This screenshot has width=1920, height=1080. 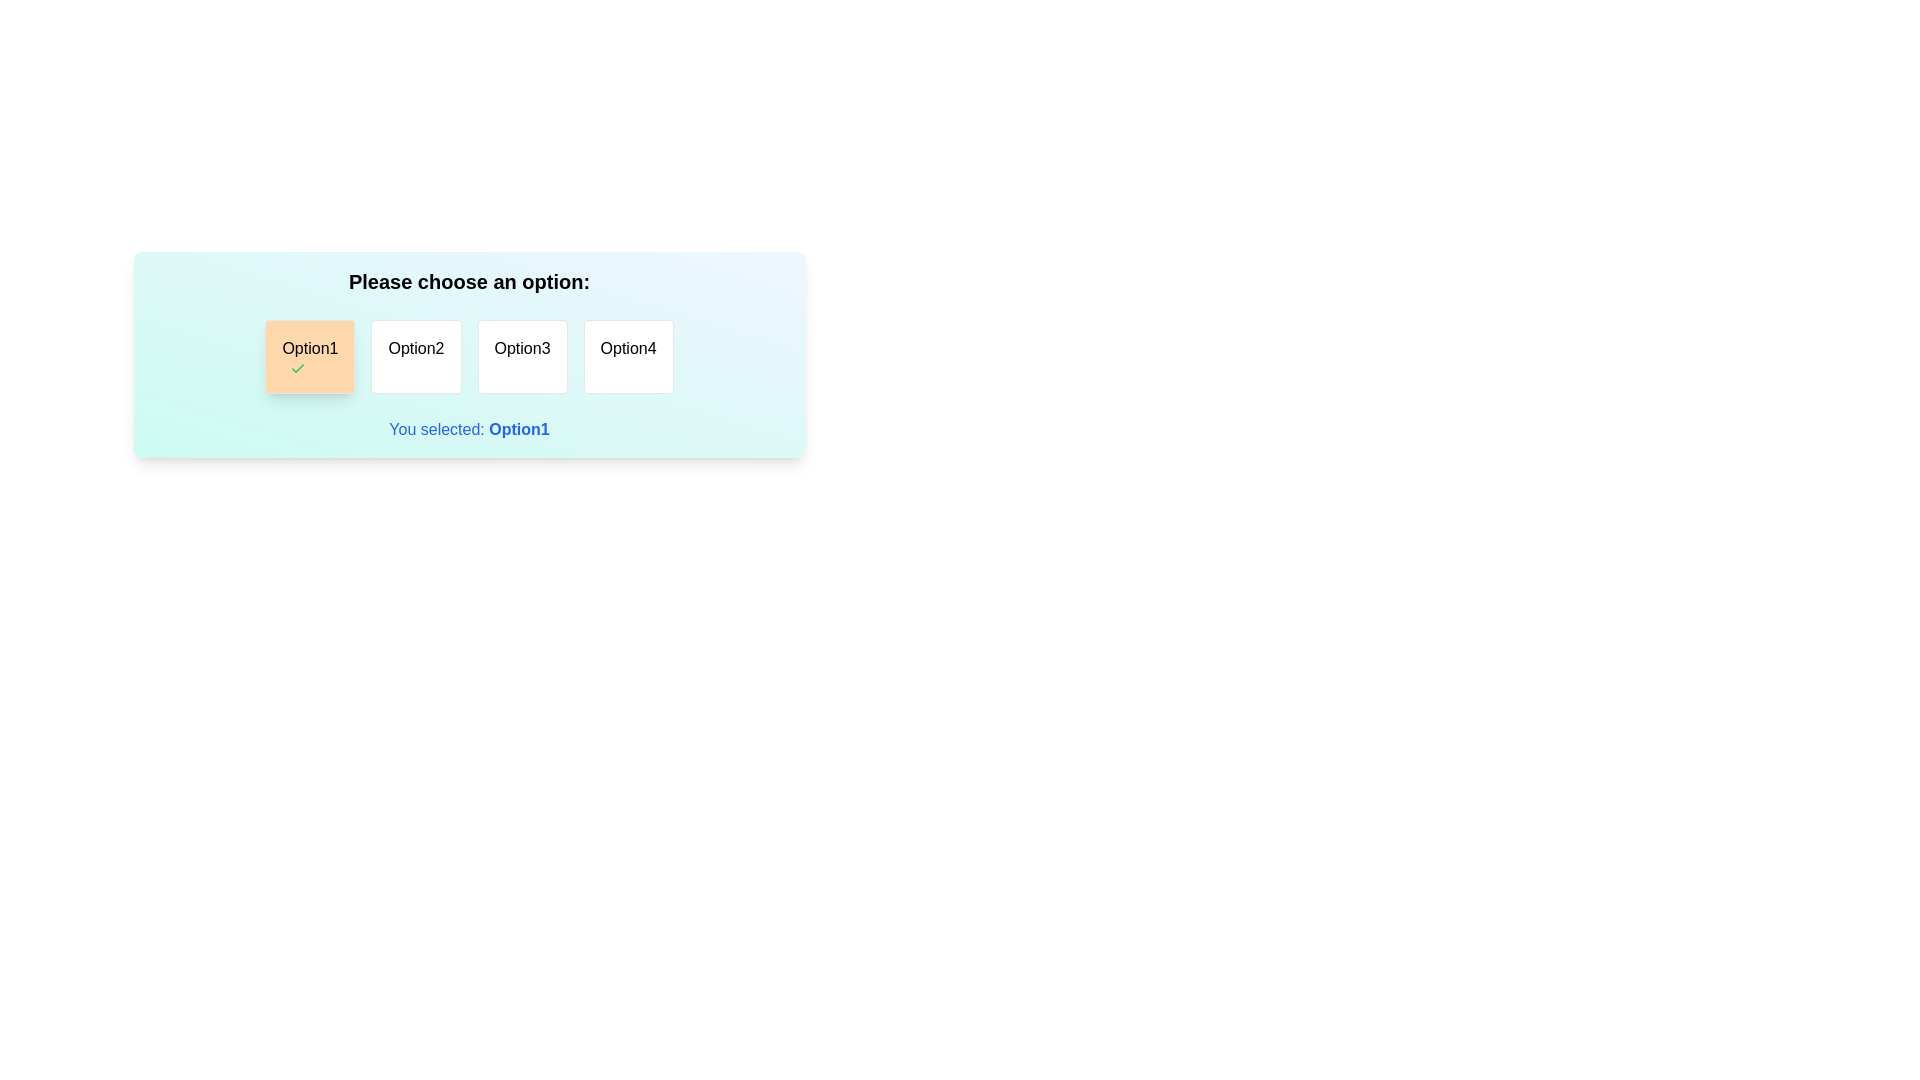 I want to click on the selectable option labeled 'Option4', which is a rectangular button with rounded corners and a white background, located at the far right of a row of toggle buttons, so click(x=627, y=356).